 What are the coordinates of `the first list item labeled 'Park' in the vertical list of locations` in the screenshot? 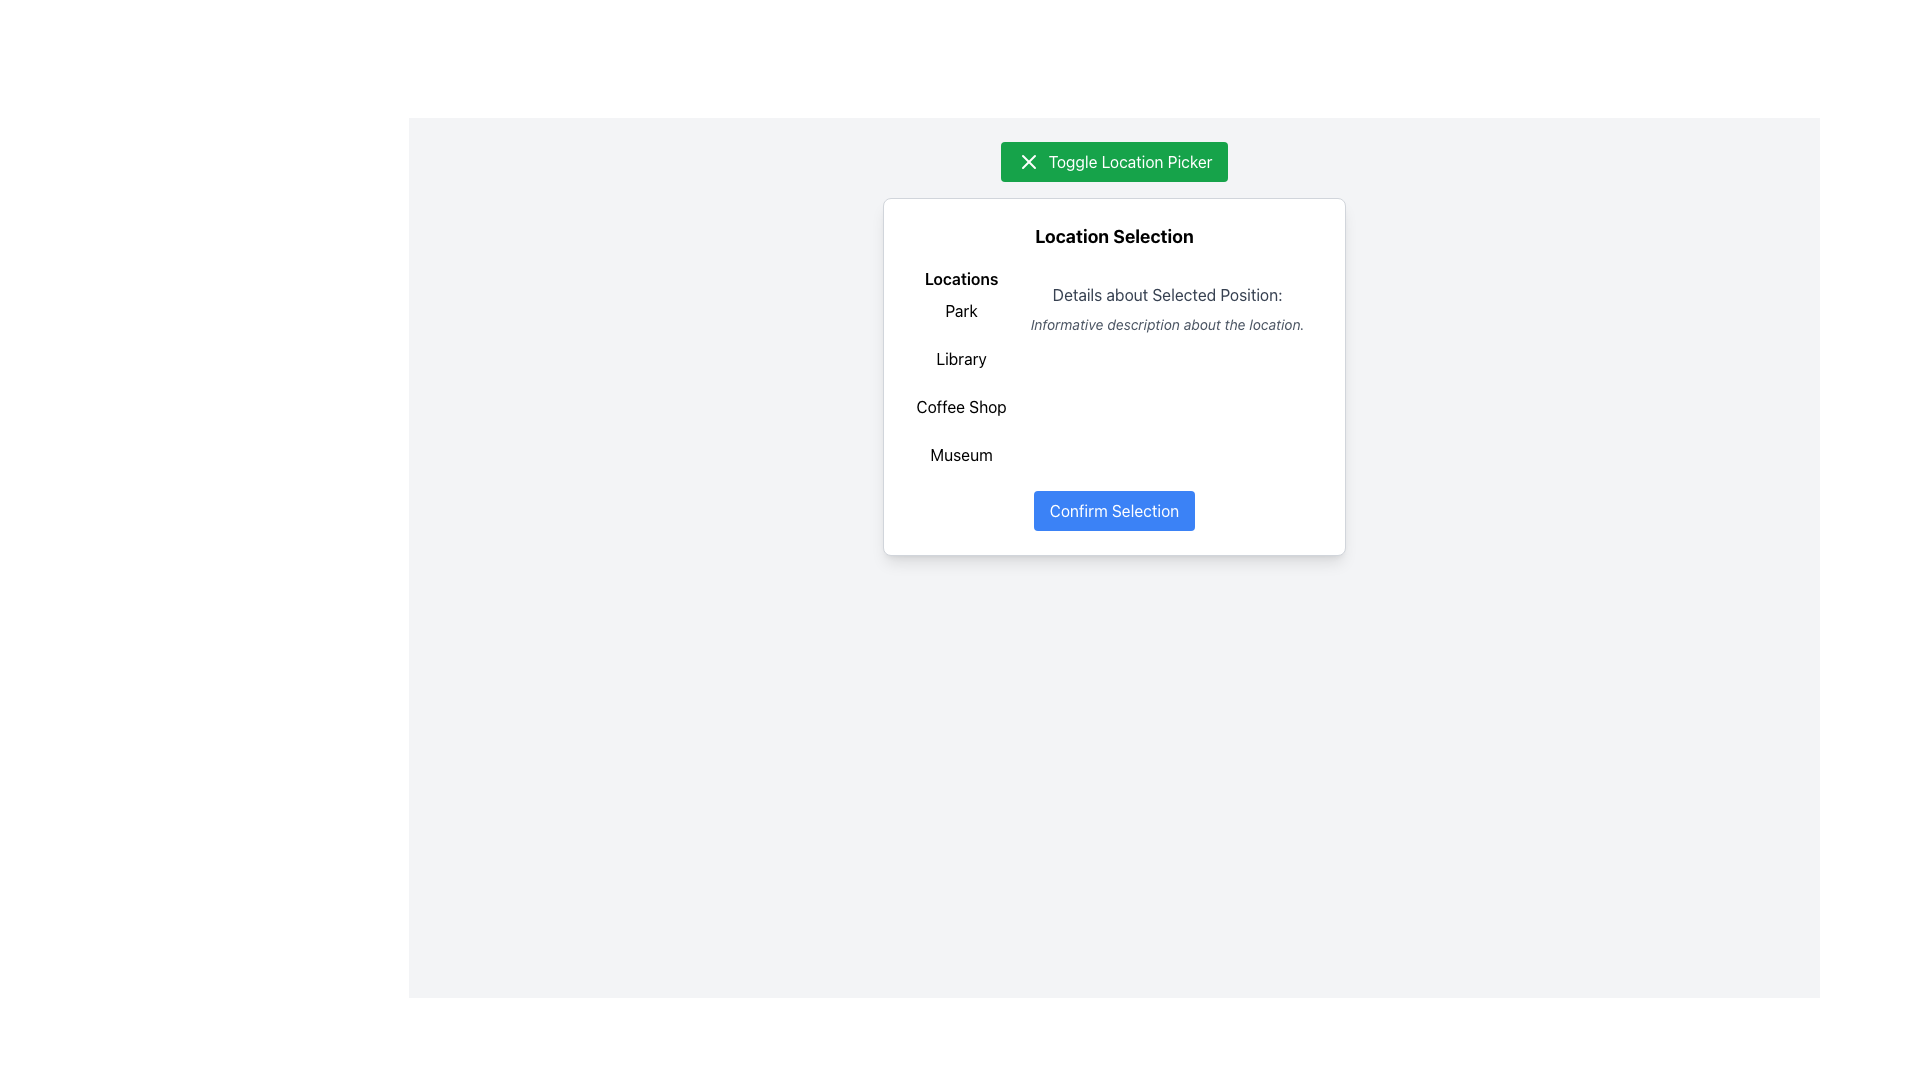 It's located at (961, 311).